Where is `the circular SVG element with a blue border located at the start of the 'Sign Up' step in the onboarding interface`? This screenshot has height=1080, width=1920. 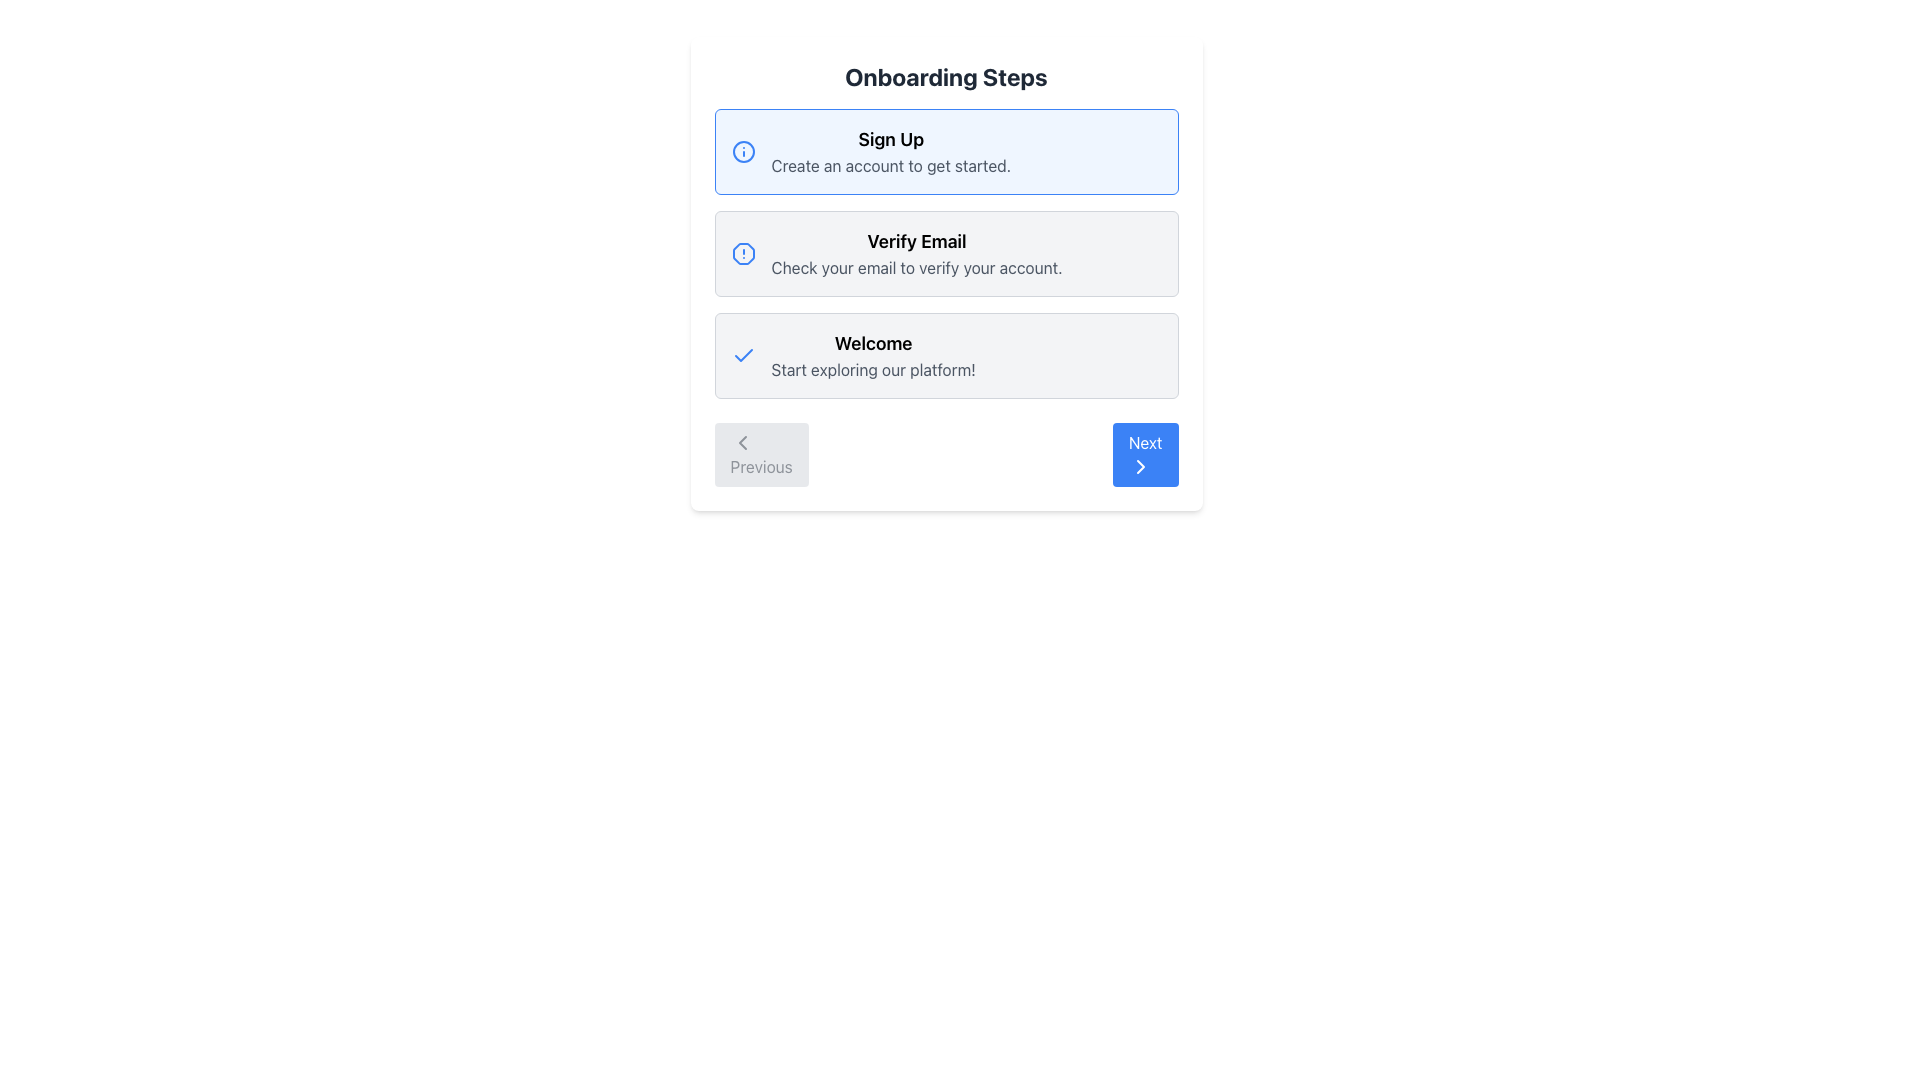
the circular SVG element with a blue border located at the start of the 'Sign Up' step in the onboarding interface is located at coordinates (742, 150).